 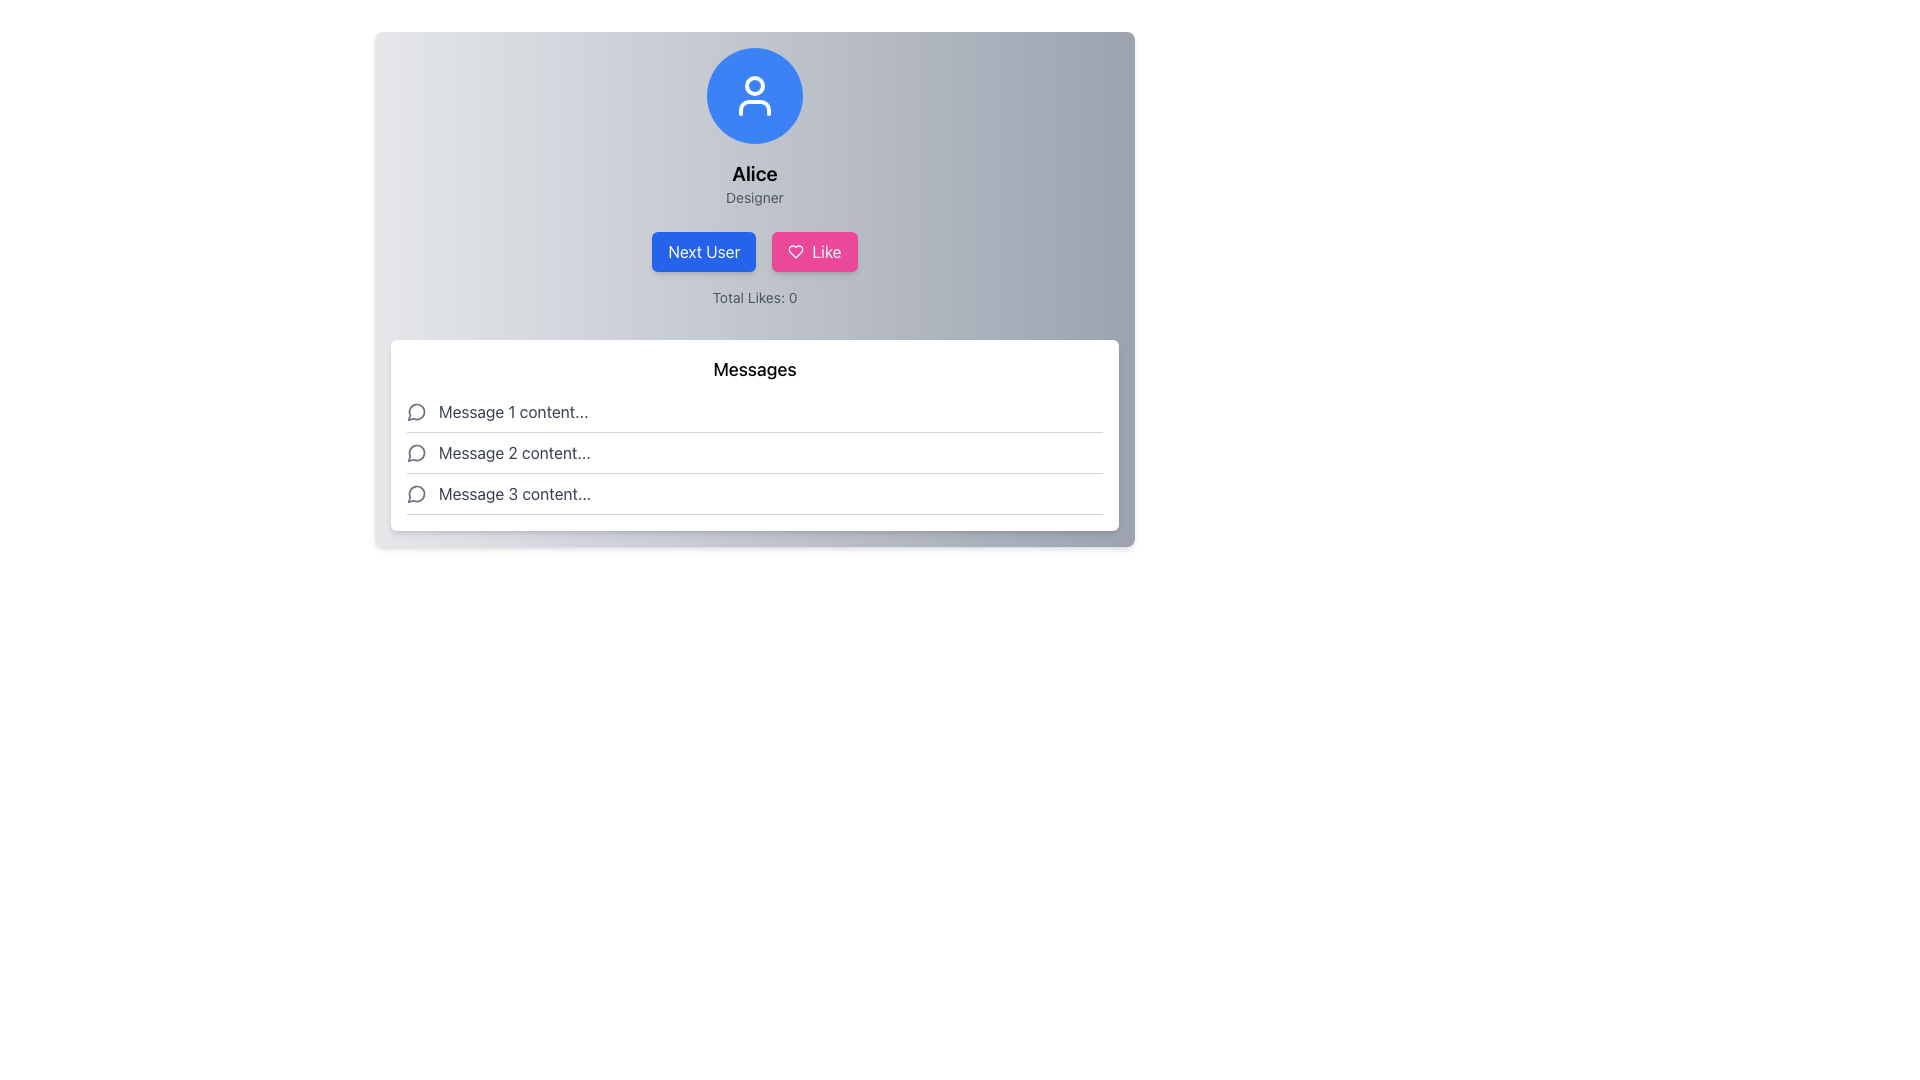 I want to click on the speech bubble icon located in the 'Messages' section, which represents the first message item in the list, so click(x=415, y=411).